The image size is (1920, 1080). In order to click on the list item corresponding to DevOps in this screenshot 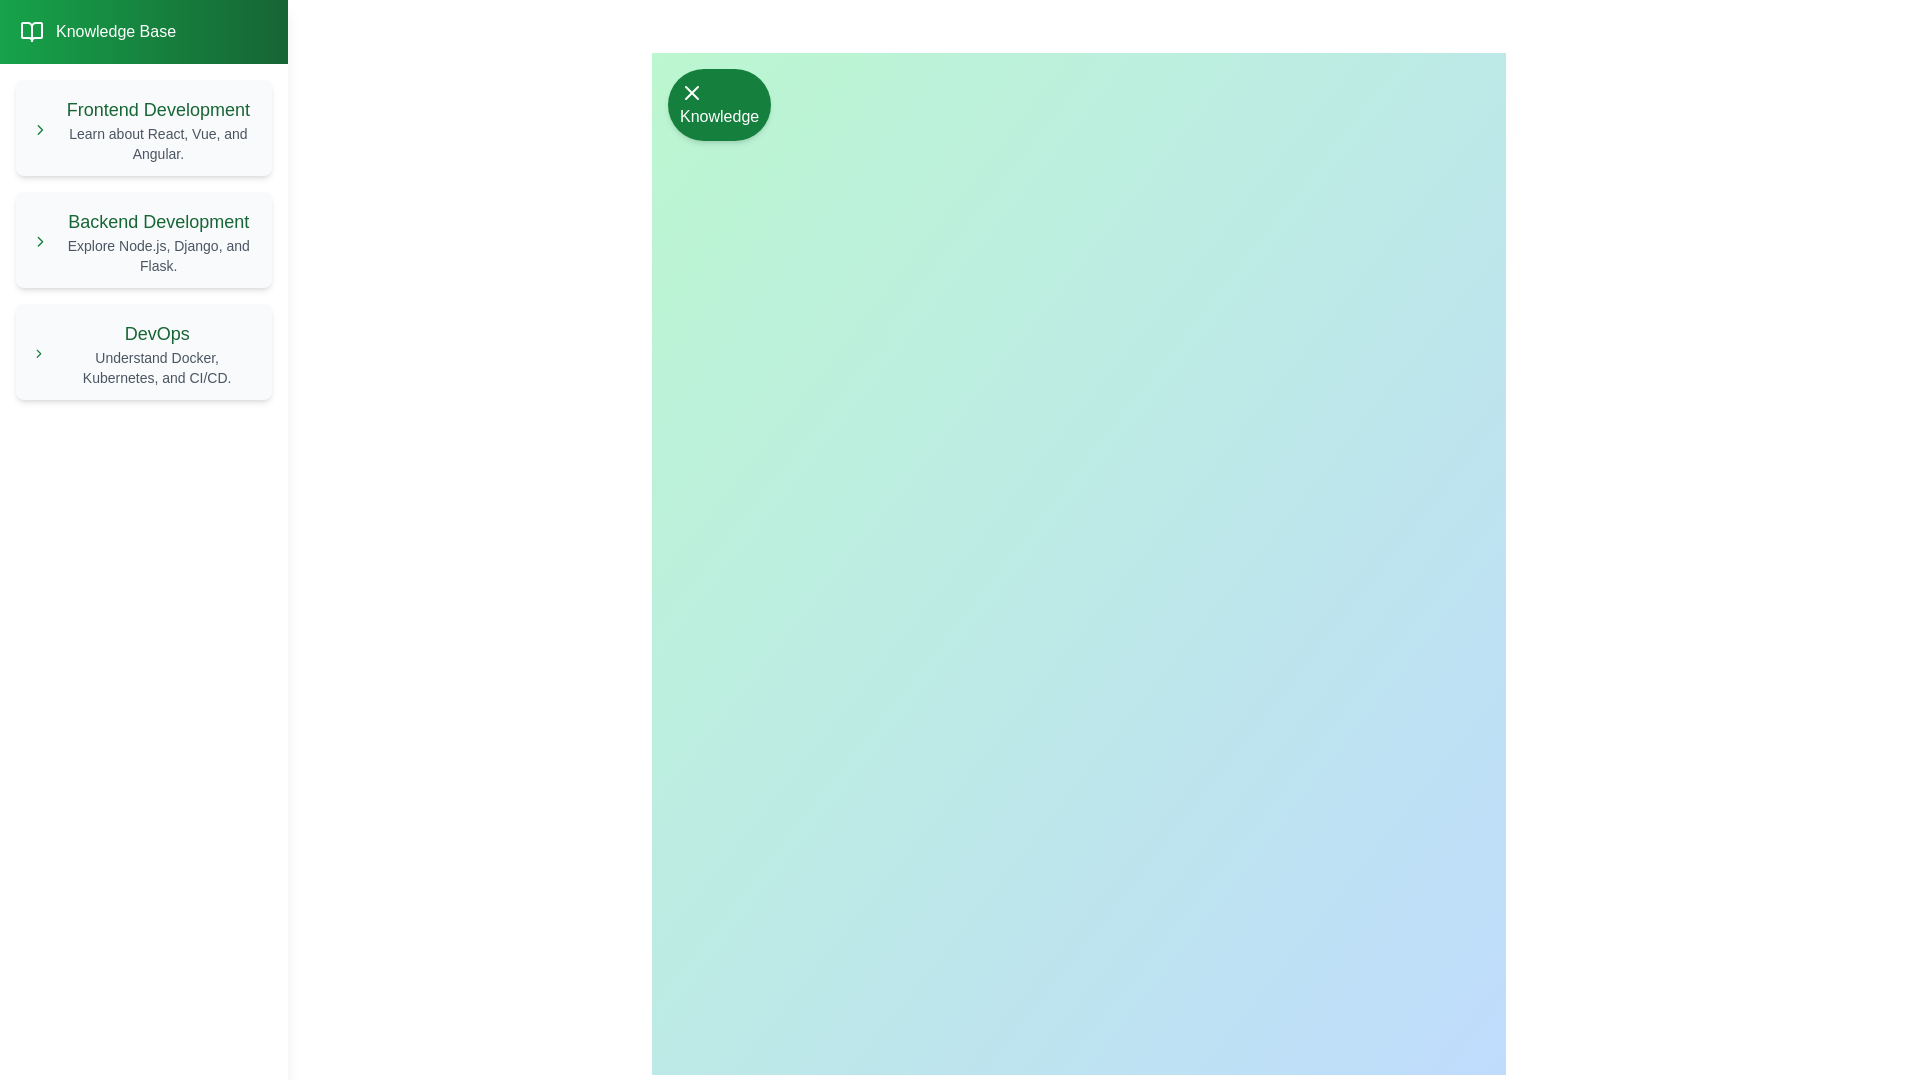, I will do `click(143, 350)`.